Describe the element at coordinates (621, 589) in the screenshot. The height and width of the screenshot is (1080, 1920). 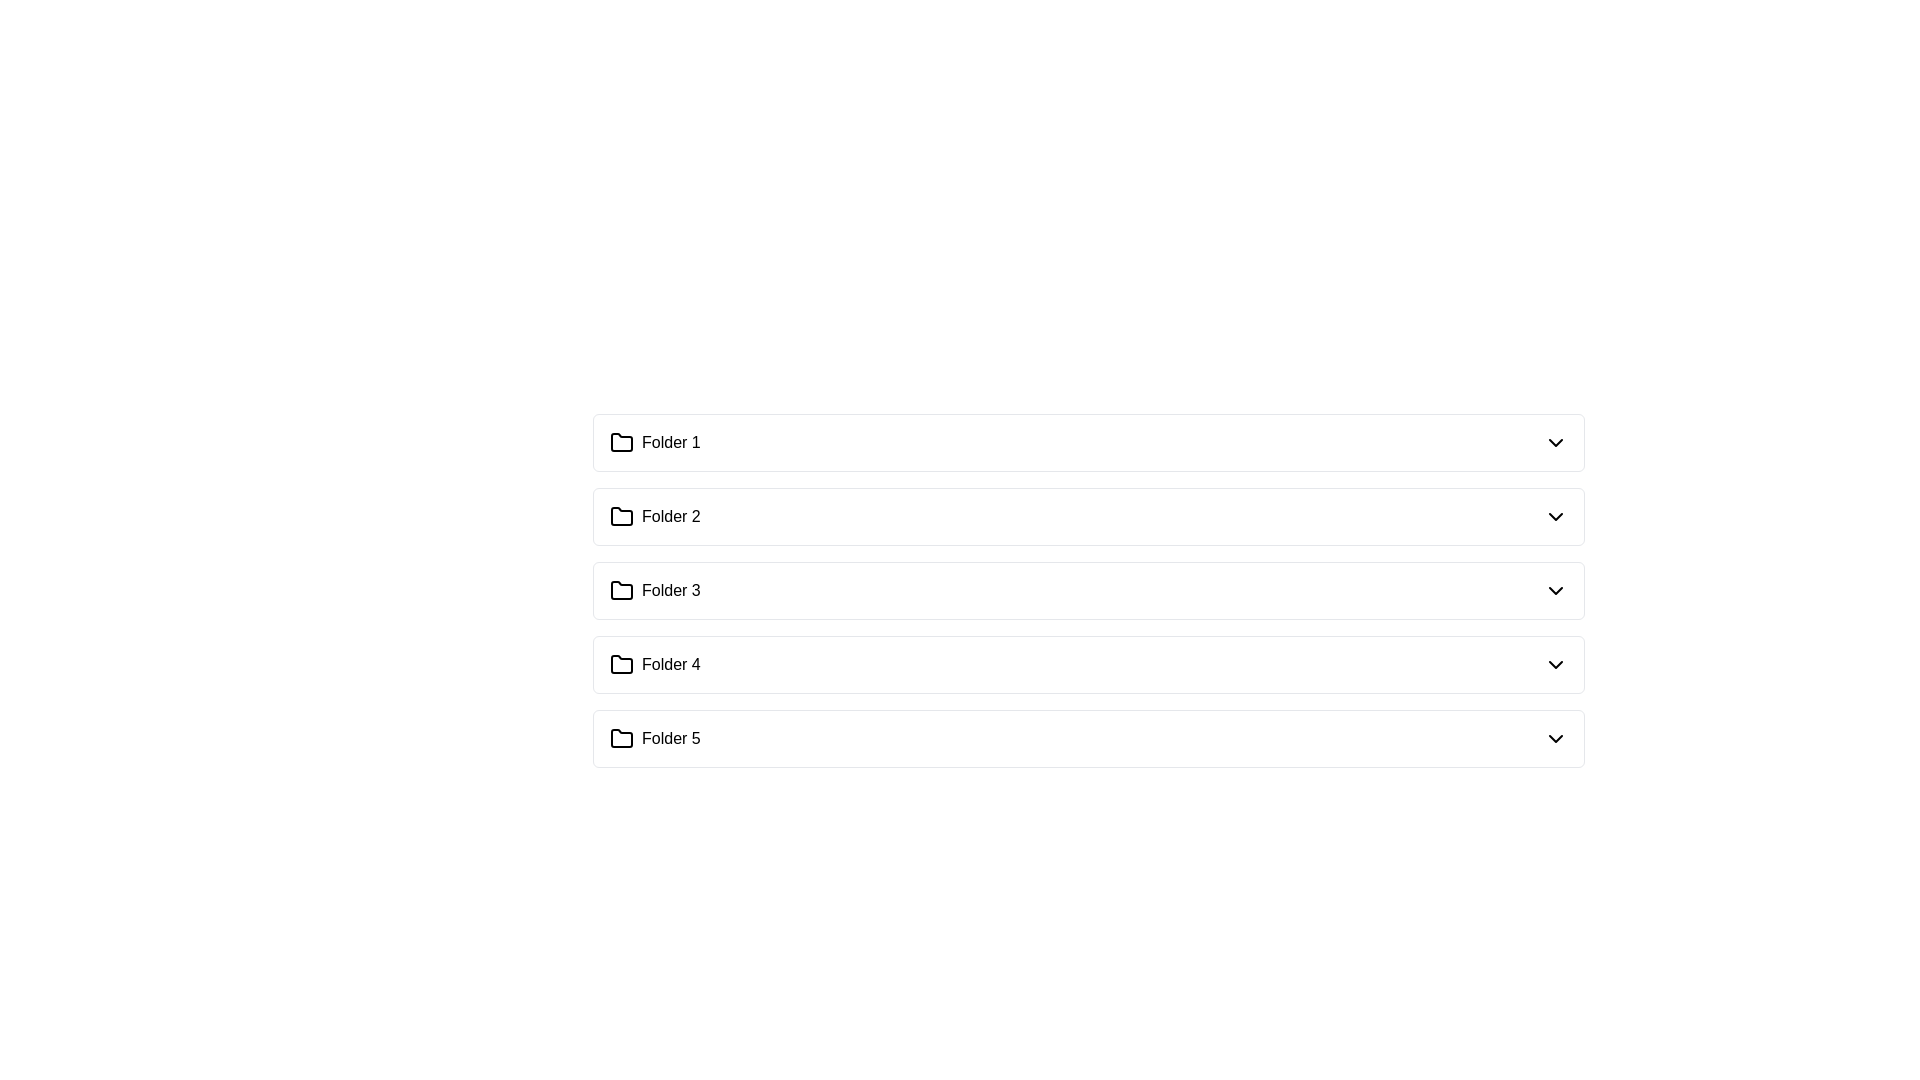
I see `the folder icon representing 'Folder 3', located` at that location.